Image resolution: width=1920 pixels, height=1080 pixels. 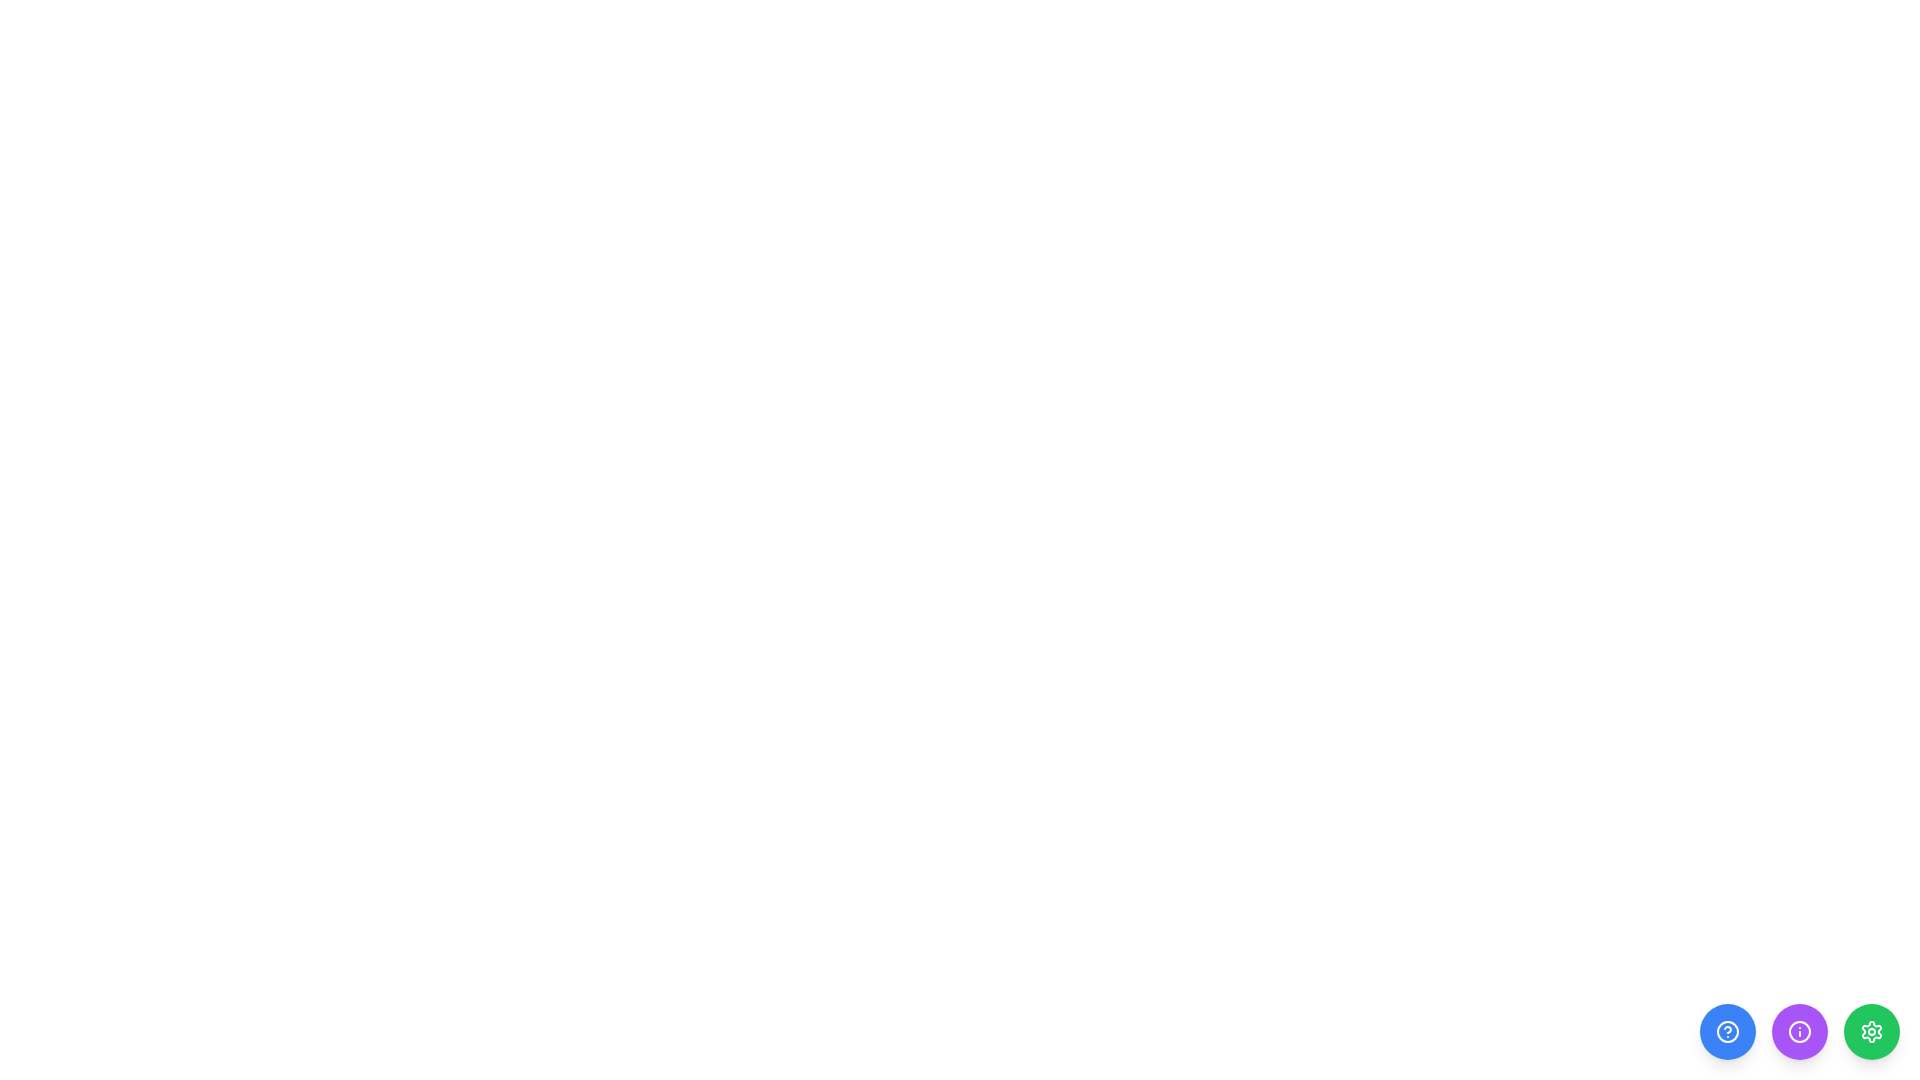 I want to click on the interactive information button located between the blue and green buttons in the bottom-right corner, so click(x=1800, y=1032).